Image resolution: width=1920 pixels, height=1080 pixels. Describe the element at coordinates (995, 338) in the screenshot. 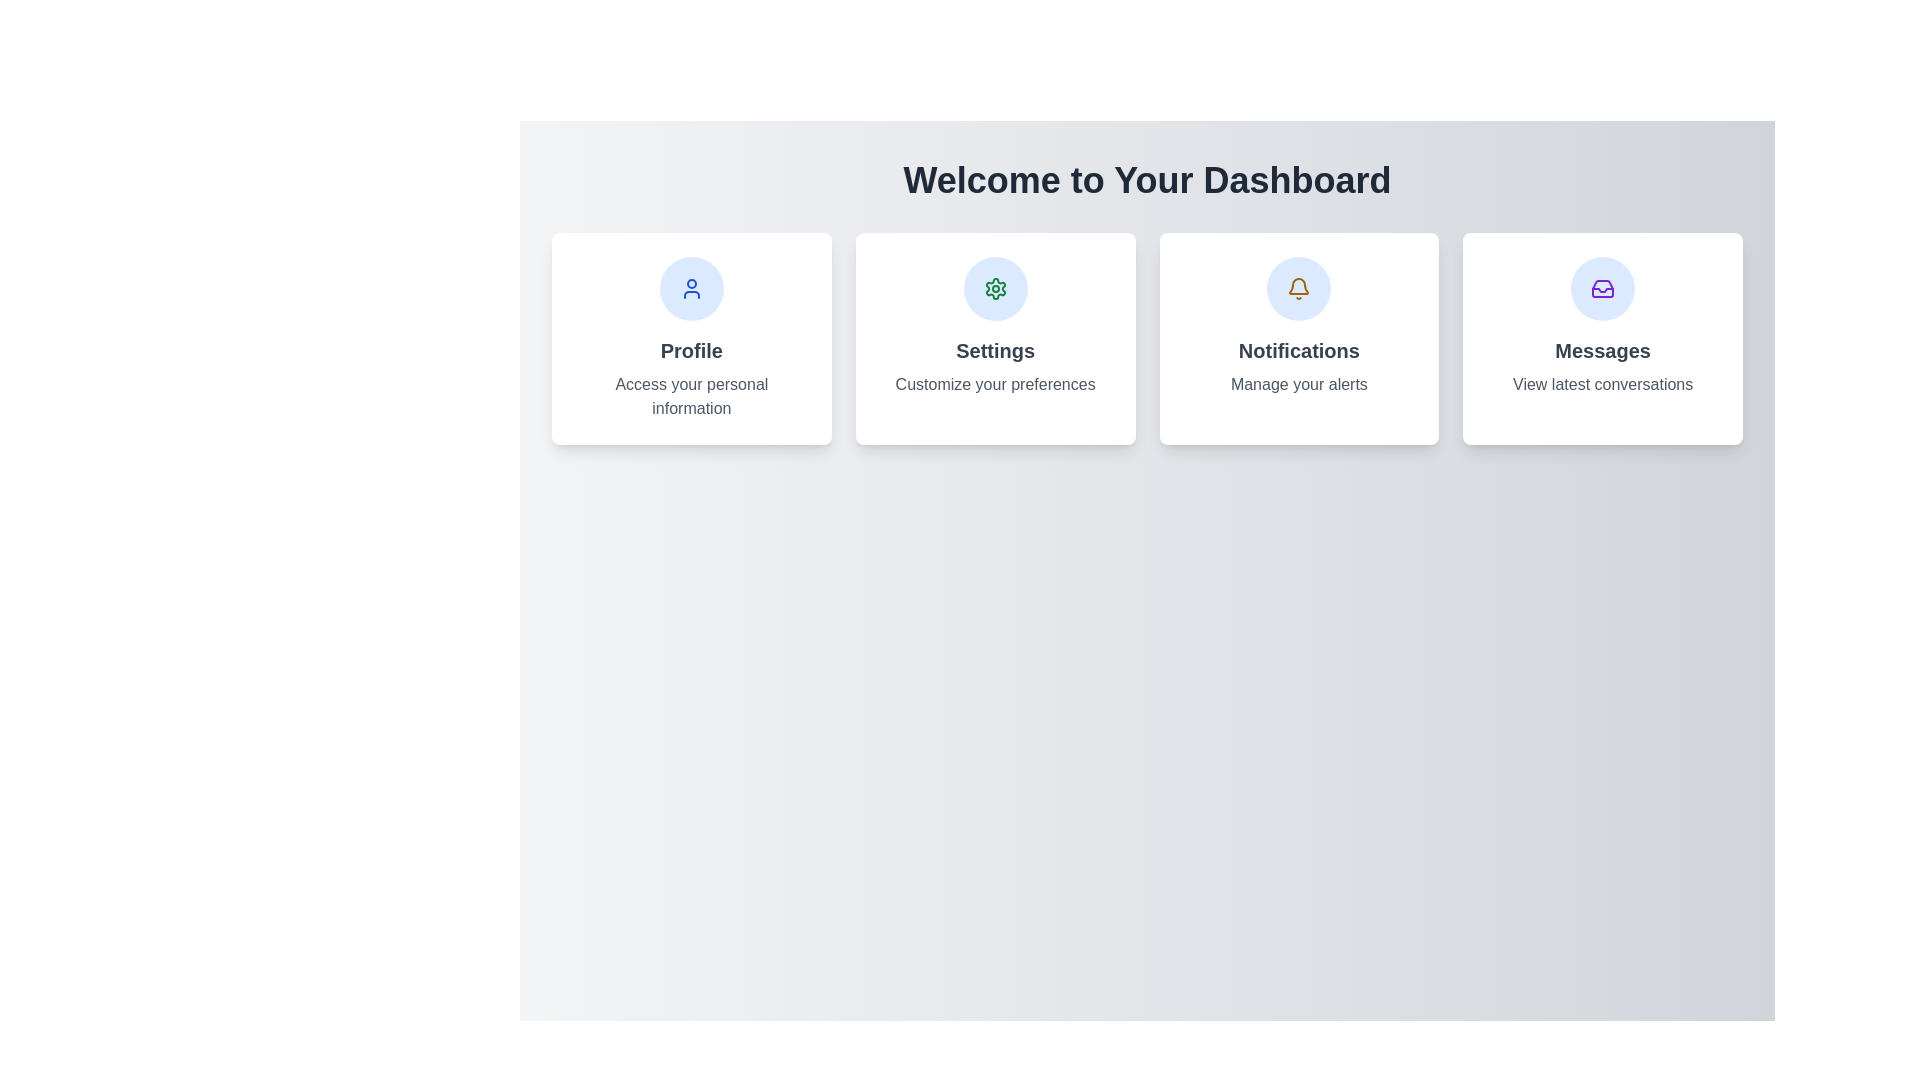

I see `the Interactive card, which is the second card from the left in a grid layout, designed for accessing settings or customization options` at that location.